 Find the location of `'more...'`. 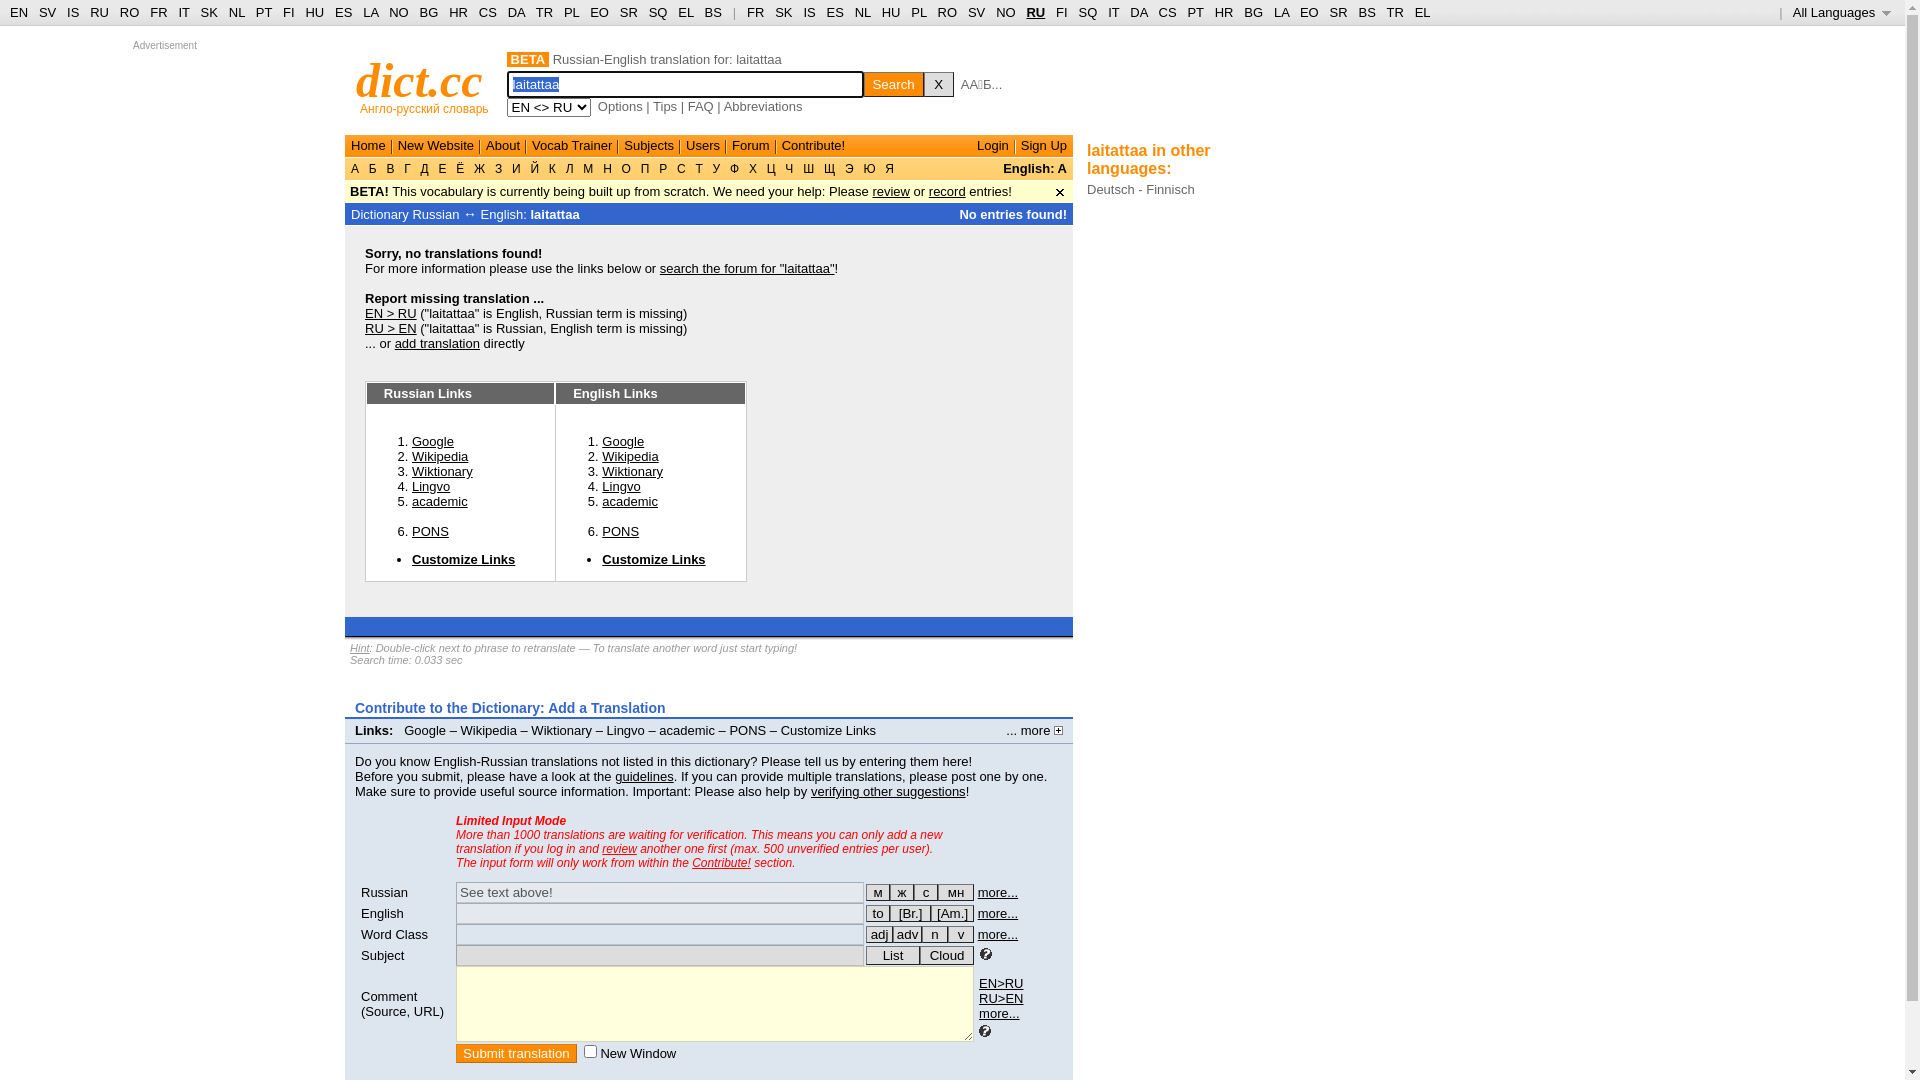

'more...' is located at coordinates (998, 913).